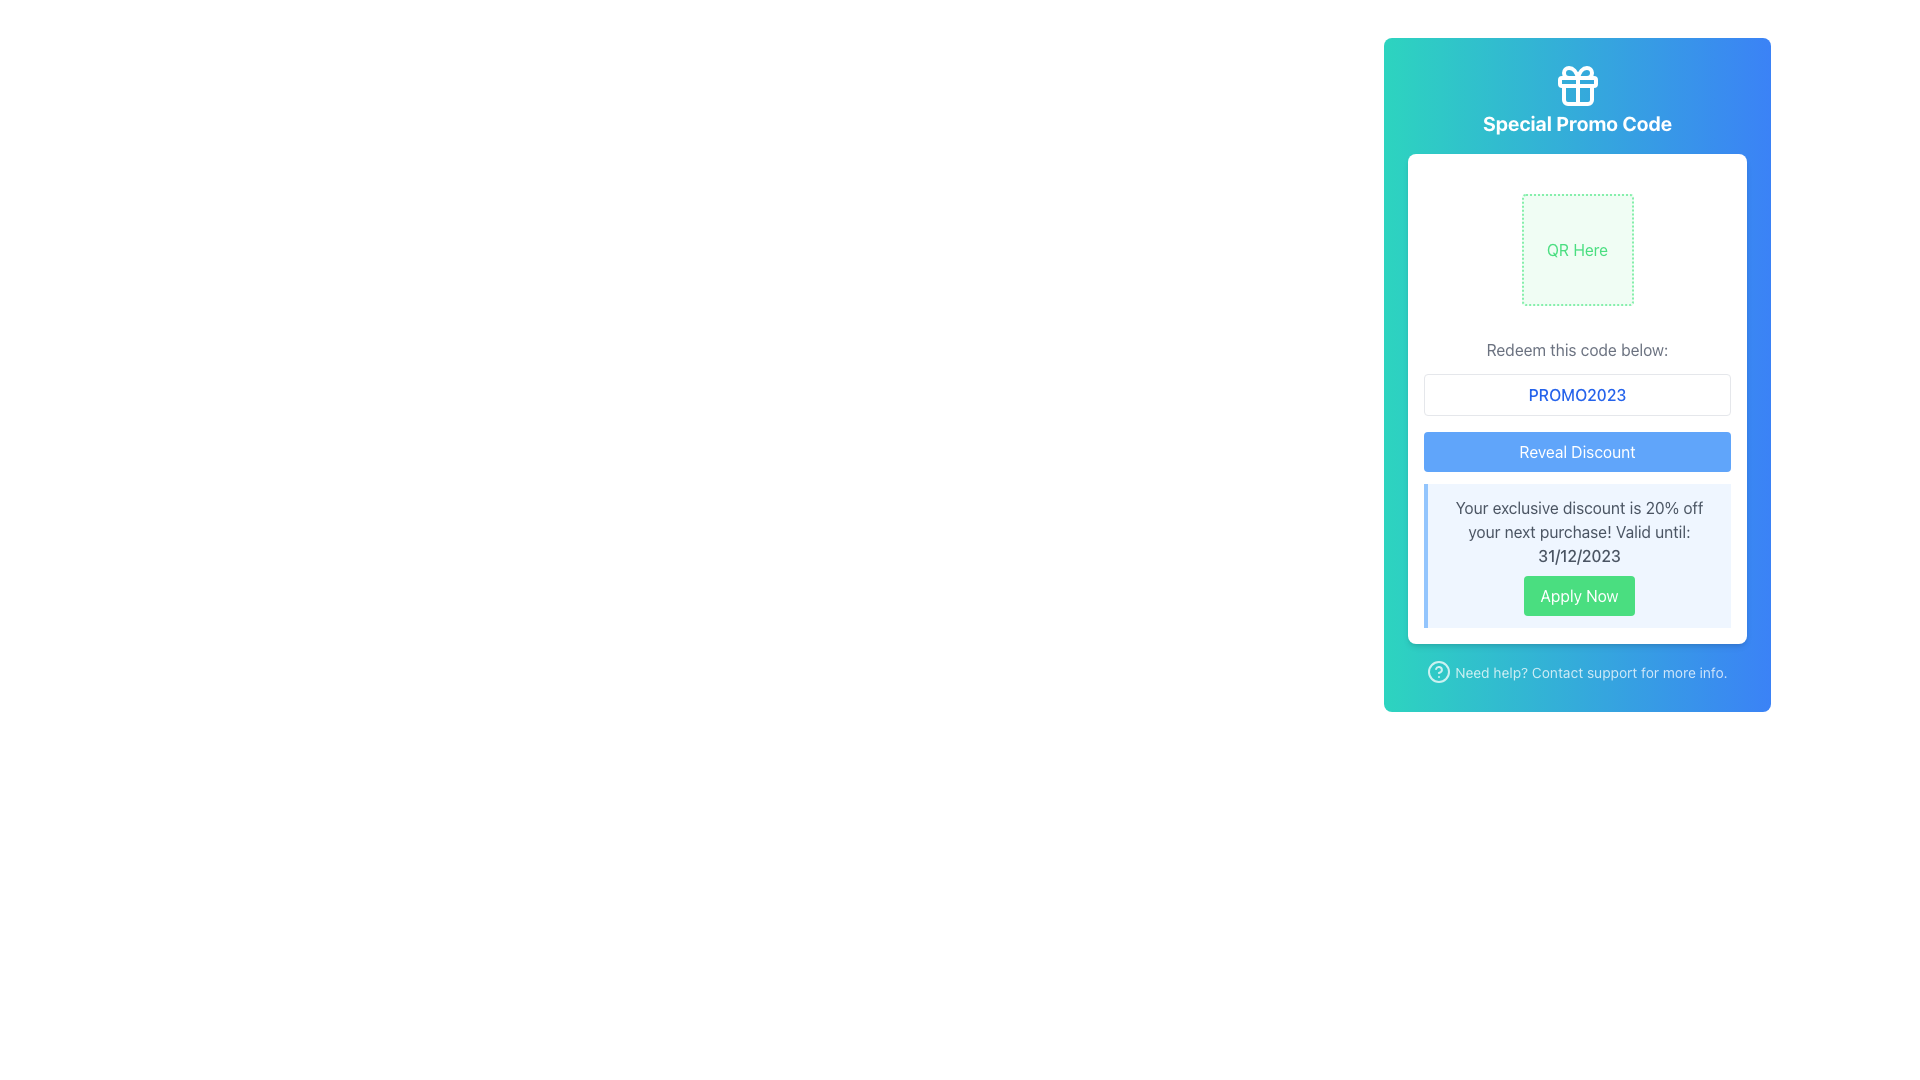  I want to click on the horizontal decorative bar within the gift icon located at the top of the 'Special Promo Code' panel, so click(1576, 80).